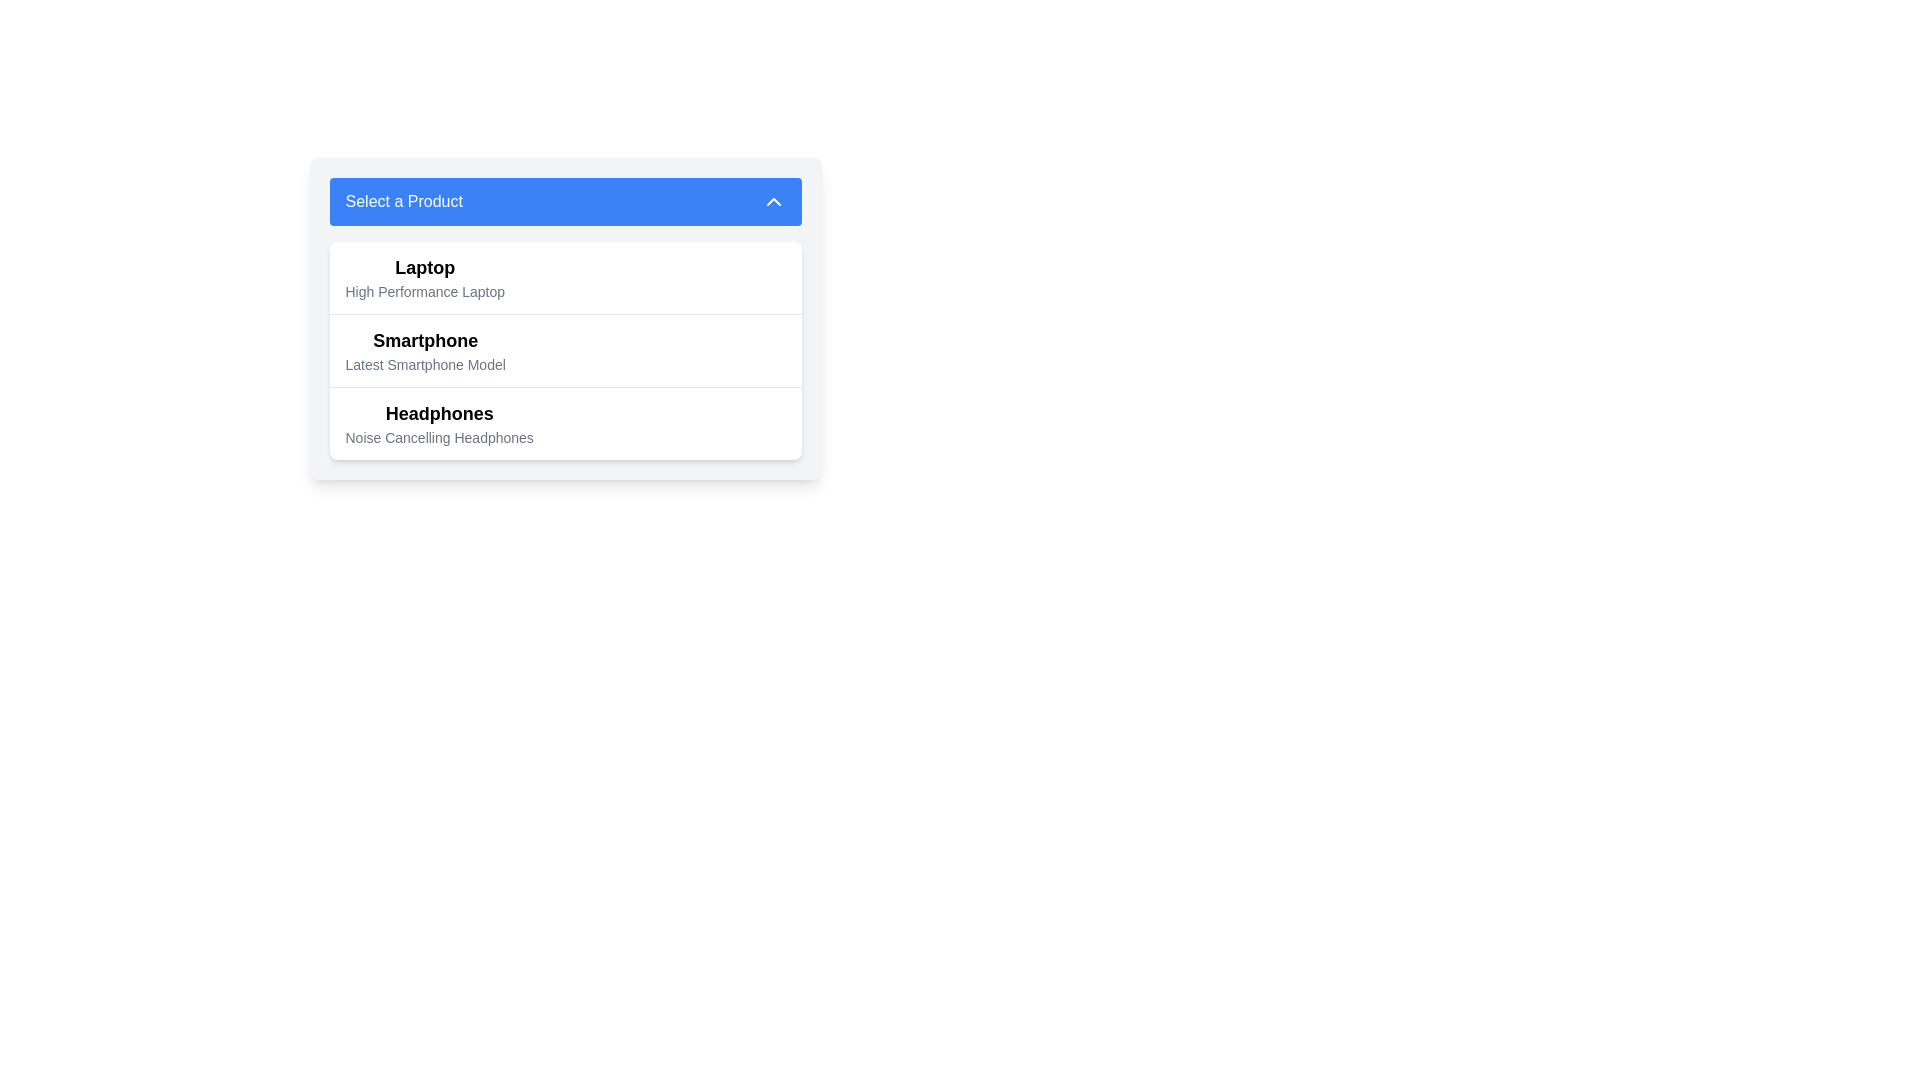 The width and height of the screenshot is (1920, 1080). Describe the element at coordinates (438, 437) in the screenshot. I see `the static text label 'Noise Cancelling Headphones' located in the dropdown menu under the category 'Headphones'` at that location.